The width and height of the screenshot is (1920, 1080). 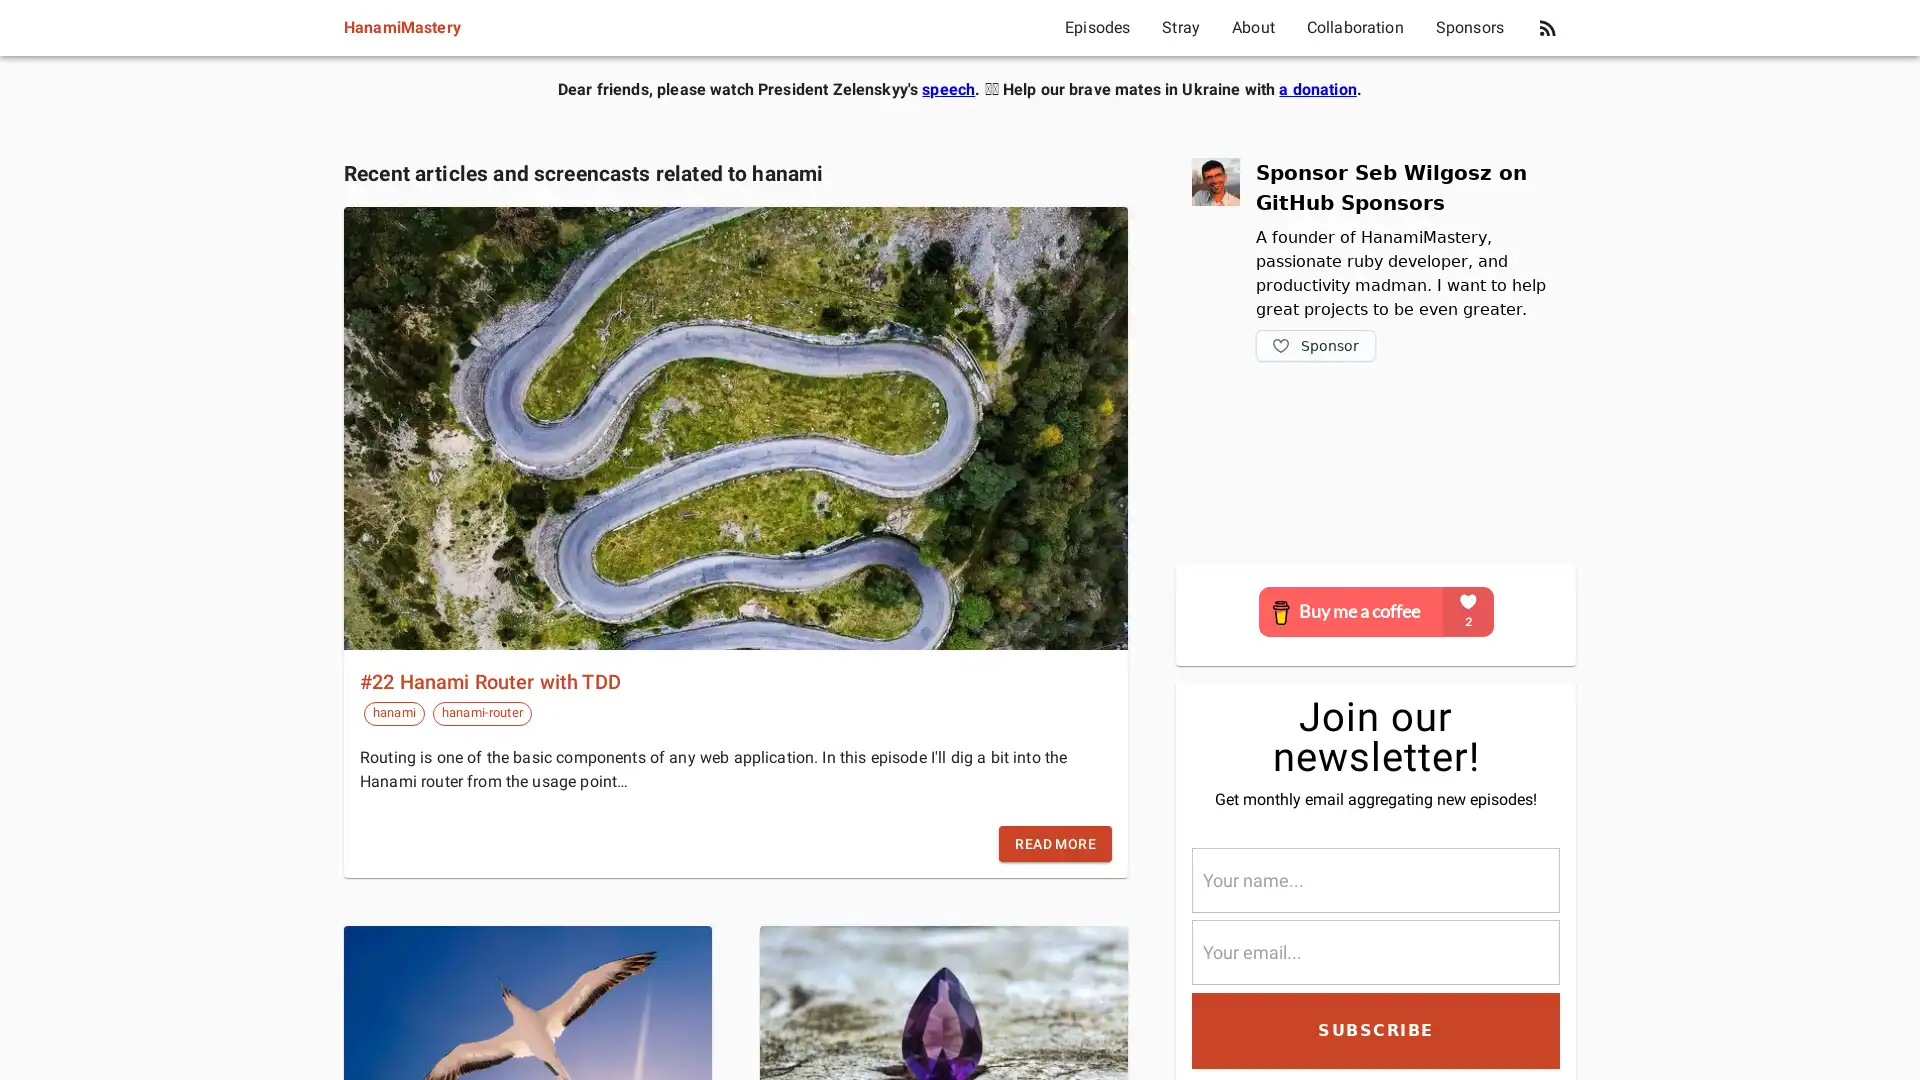 What do you see at coordinates (393, 712) in the screenshot?
I see `hanami` at bounding box center [393, 712].